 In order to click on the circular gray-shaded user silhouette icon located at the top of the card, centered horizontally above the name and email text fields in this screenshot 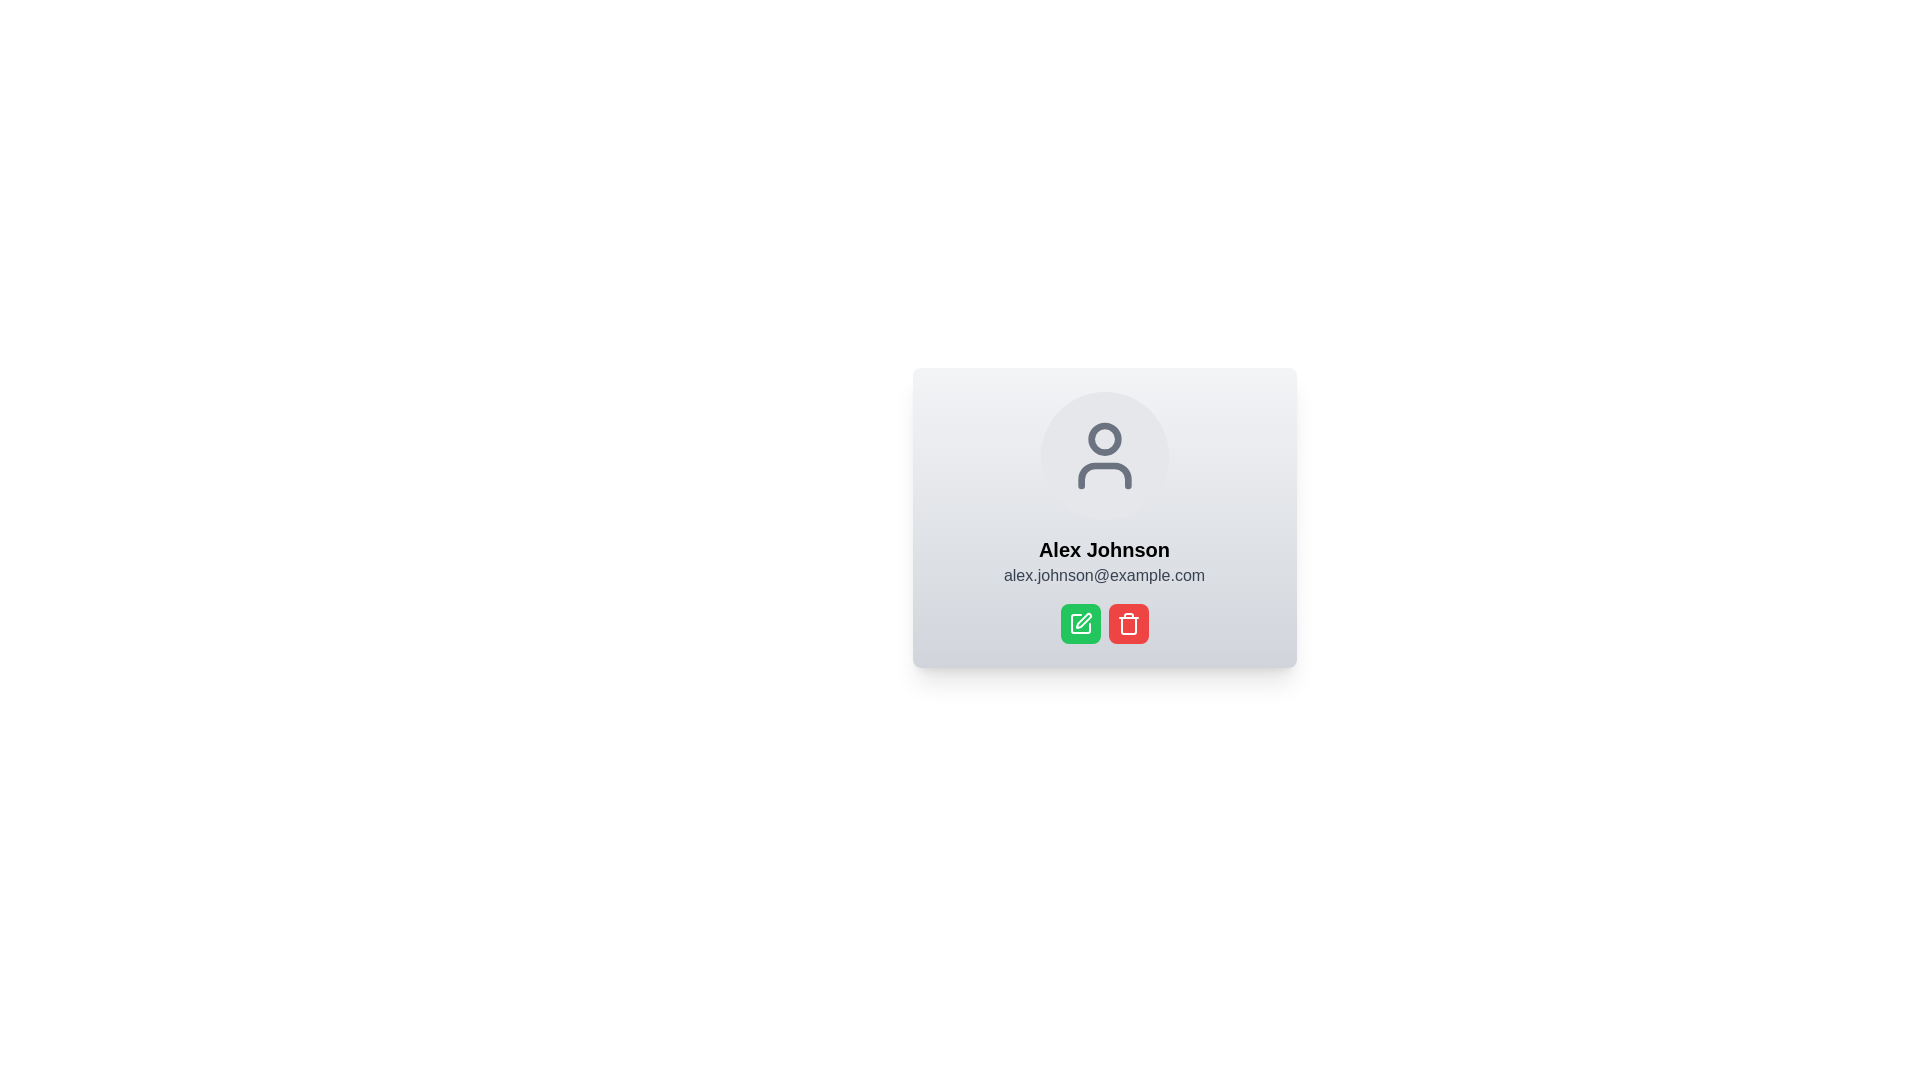, I will do `click(1103, 455)`.